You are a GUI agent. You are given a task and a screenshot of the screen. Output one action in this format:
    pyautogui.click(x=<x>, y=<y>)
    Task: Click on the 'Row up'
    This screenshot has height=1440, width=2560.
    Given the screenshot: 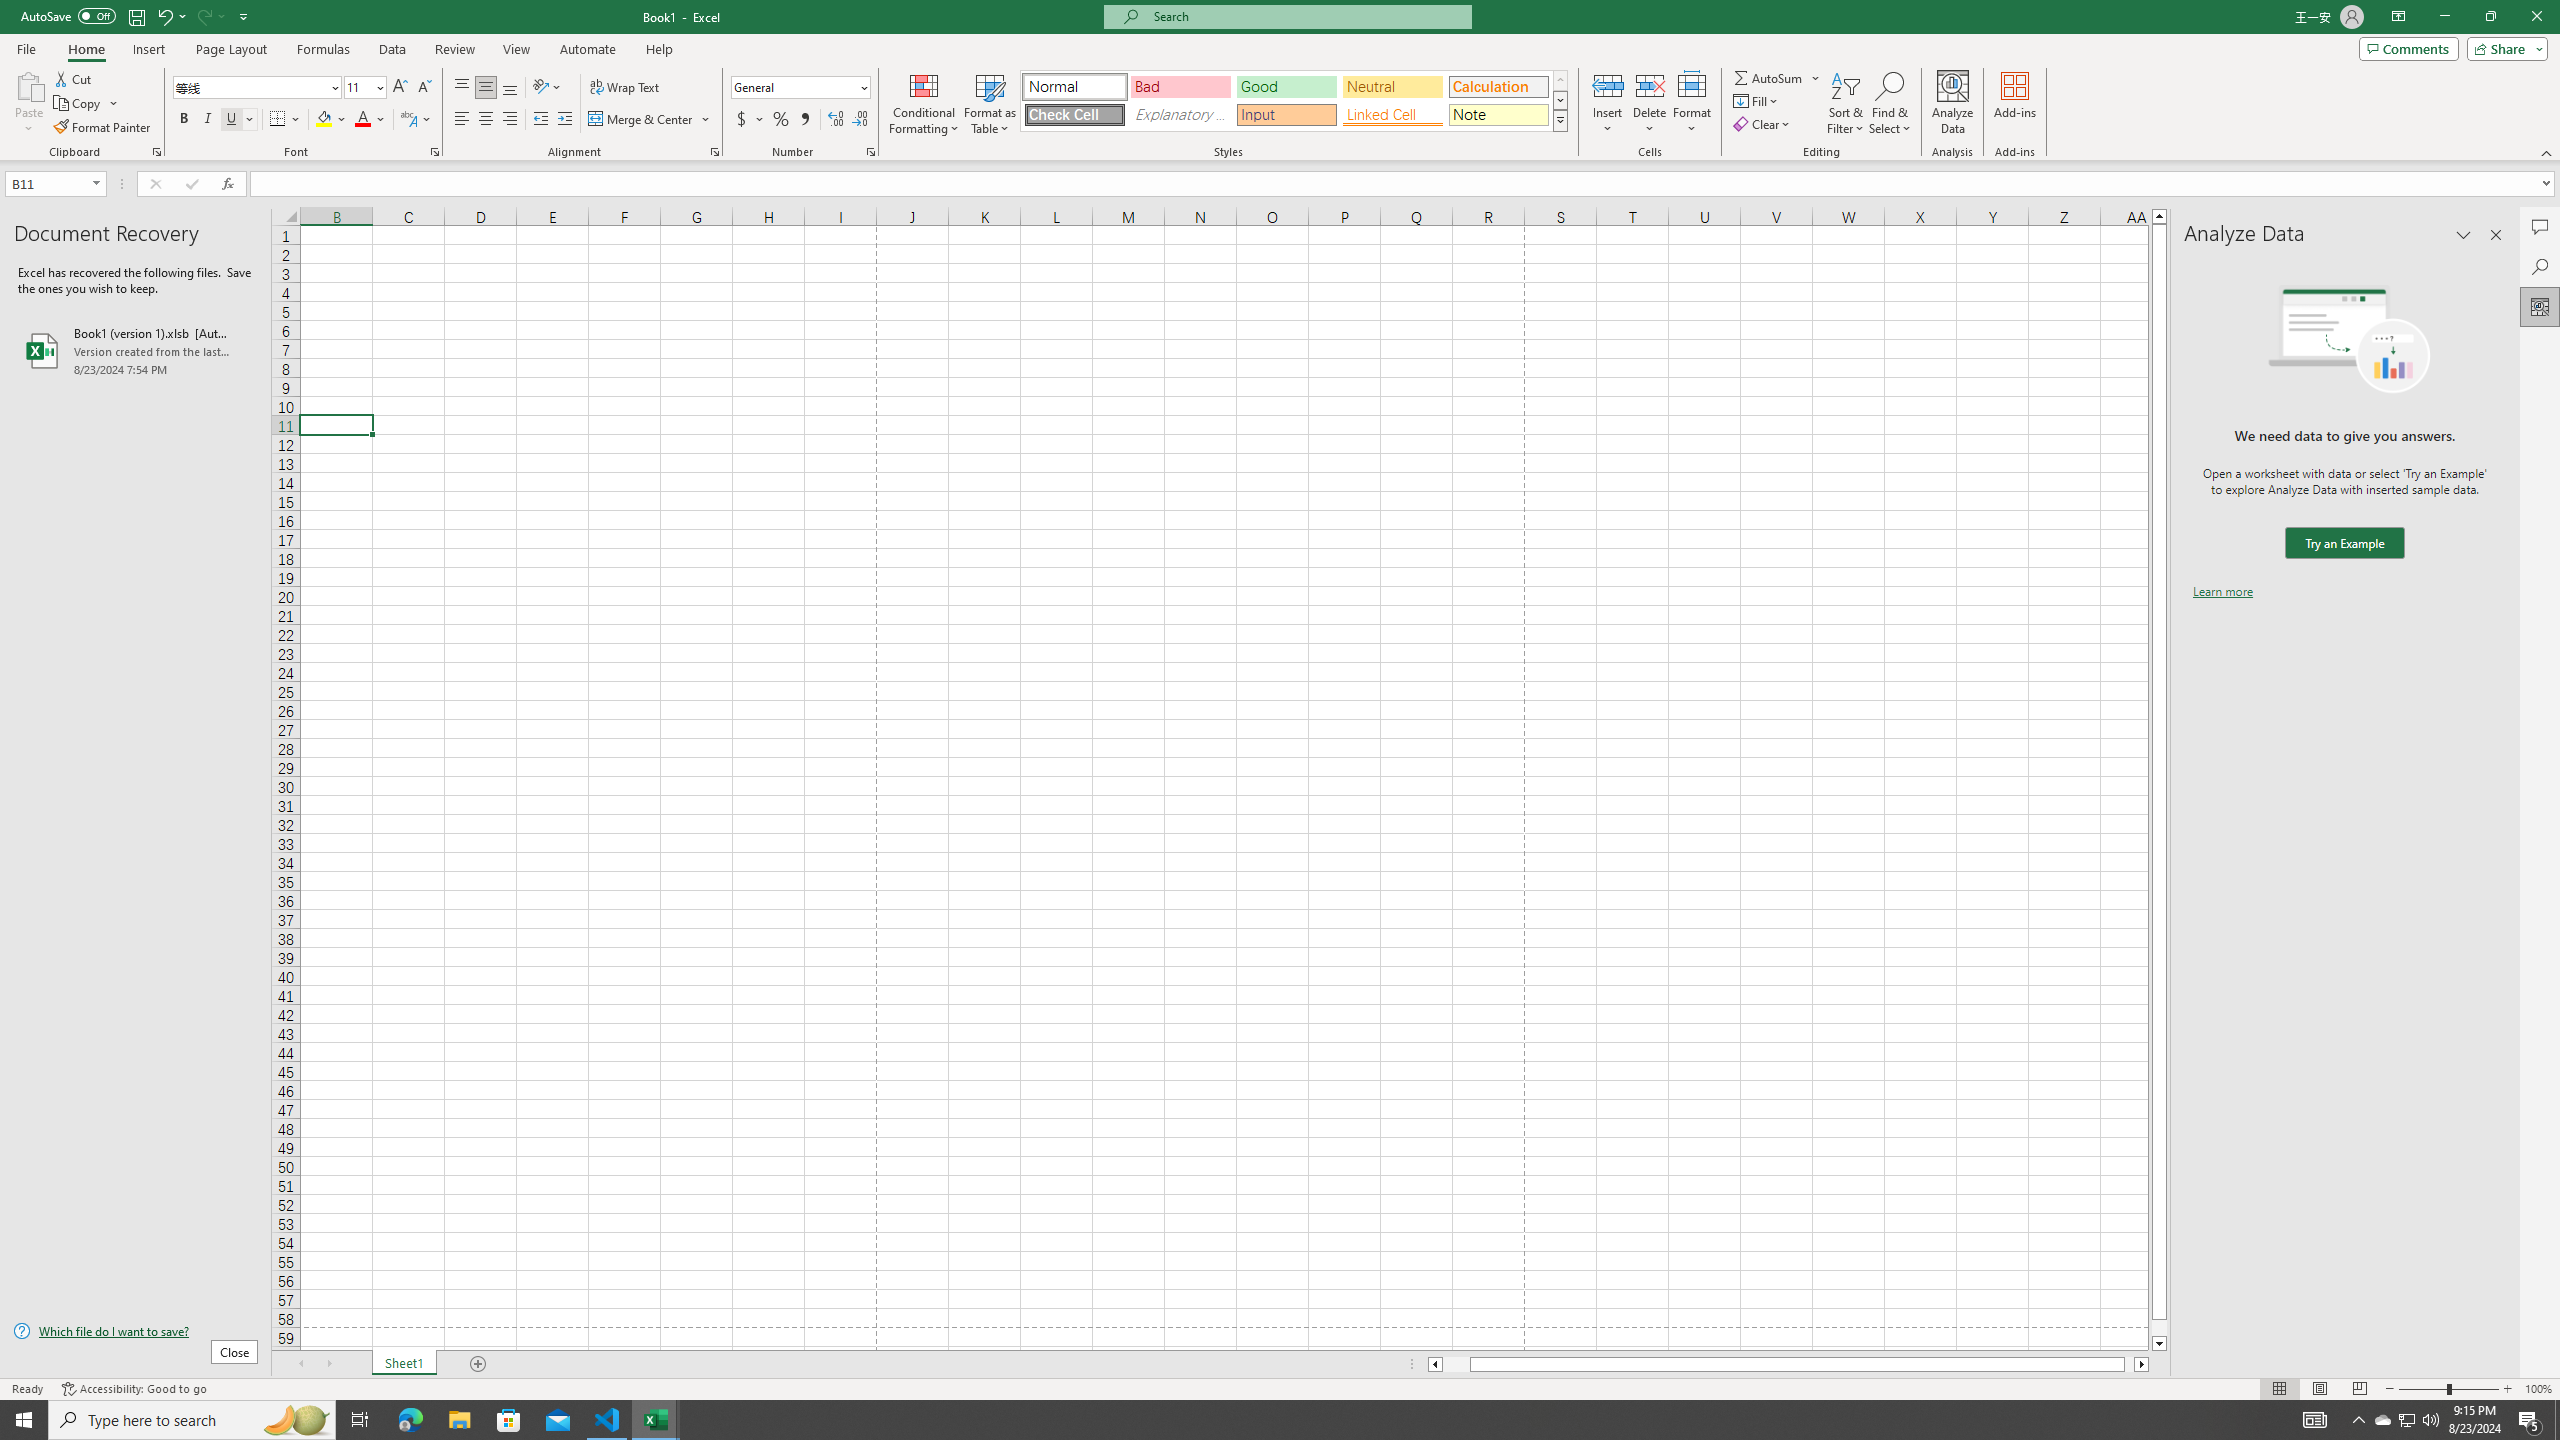 What is the action you would take?
    pyautogui.click(x=1560, y=80)
    